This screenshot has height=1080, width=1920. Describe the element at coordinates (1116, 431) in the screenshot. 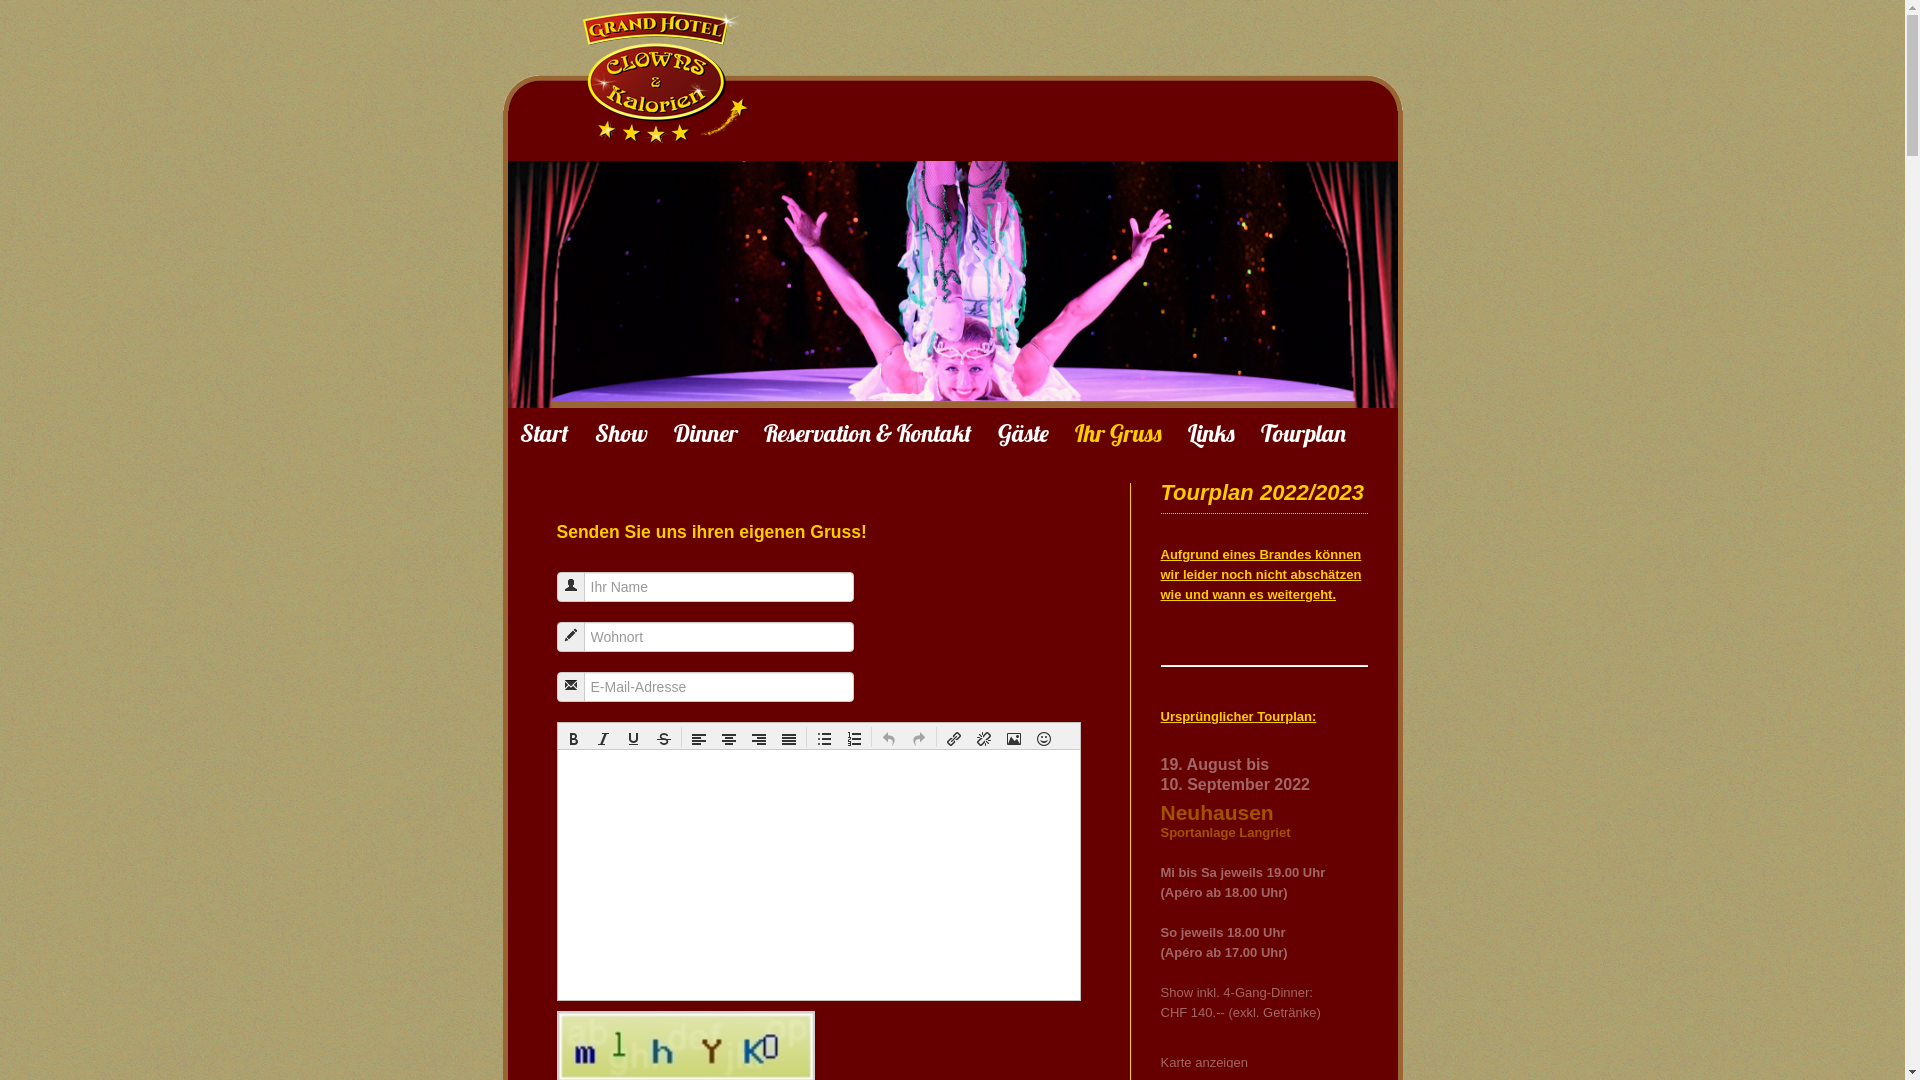

I see `'Ihr Gruss'` at that location.